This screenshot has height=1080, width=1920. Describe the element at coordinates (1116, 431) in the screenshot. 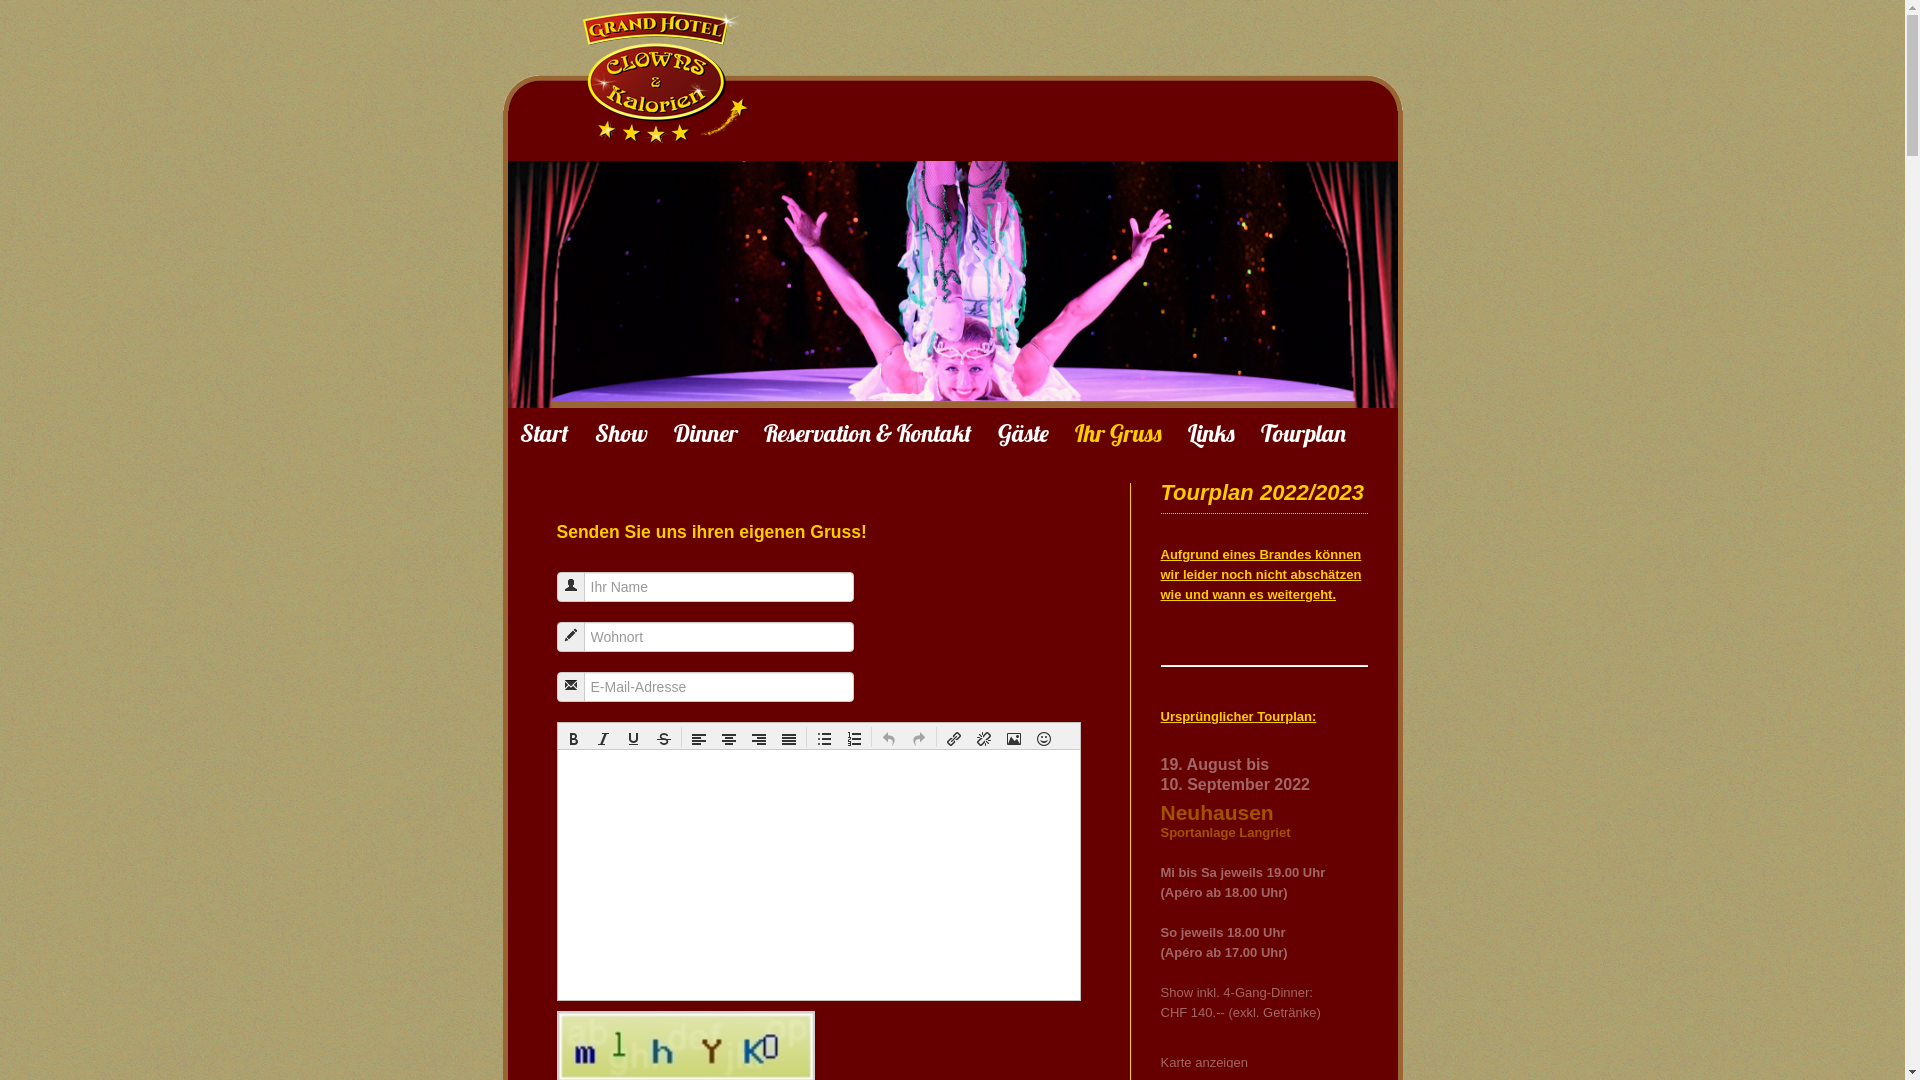

I see `'Ihr Gruss'` at that location.